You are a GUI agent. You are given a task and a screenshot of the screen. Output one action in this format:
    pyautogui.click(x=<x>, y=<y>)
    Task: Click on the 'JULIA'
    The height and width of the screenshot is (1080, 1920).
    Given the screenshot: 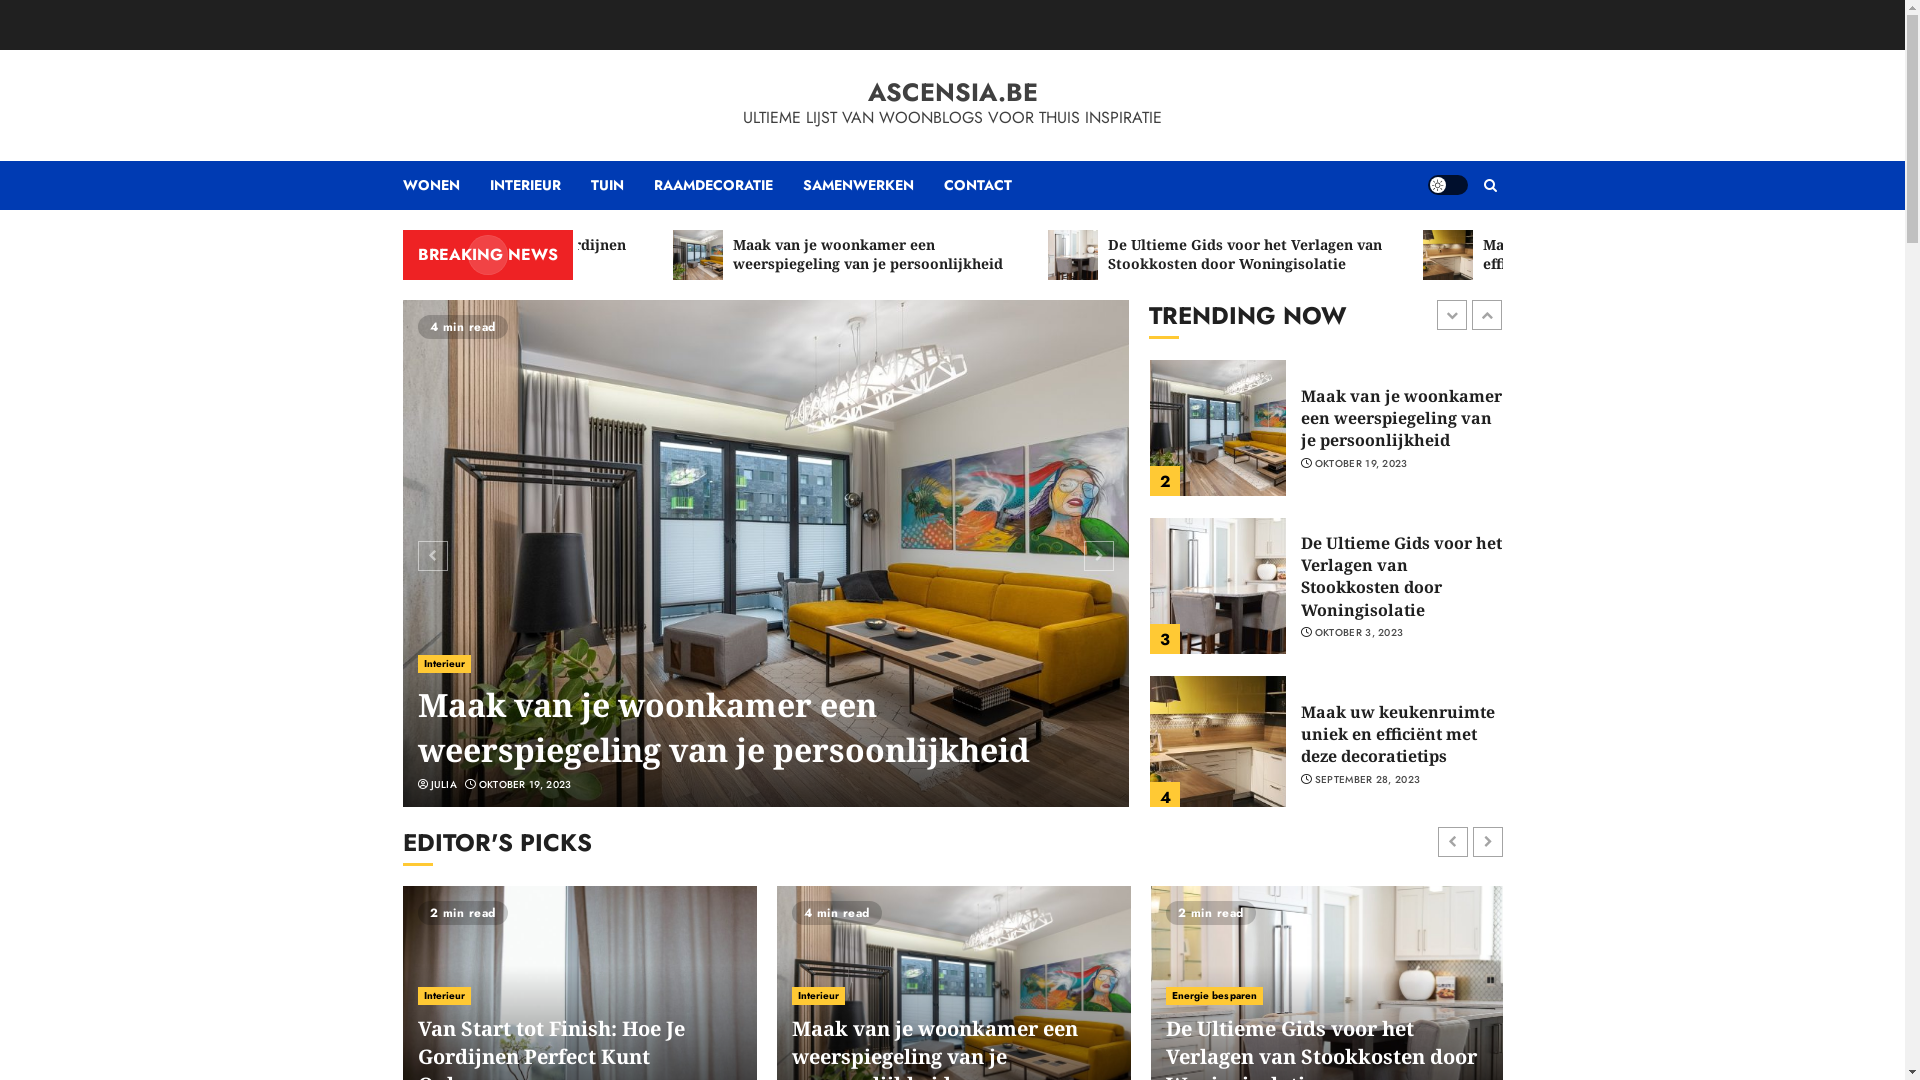 What is the action you would take?
    pyautogui.click(x=429, y=784)
    